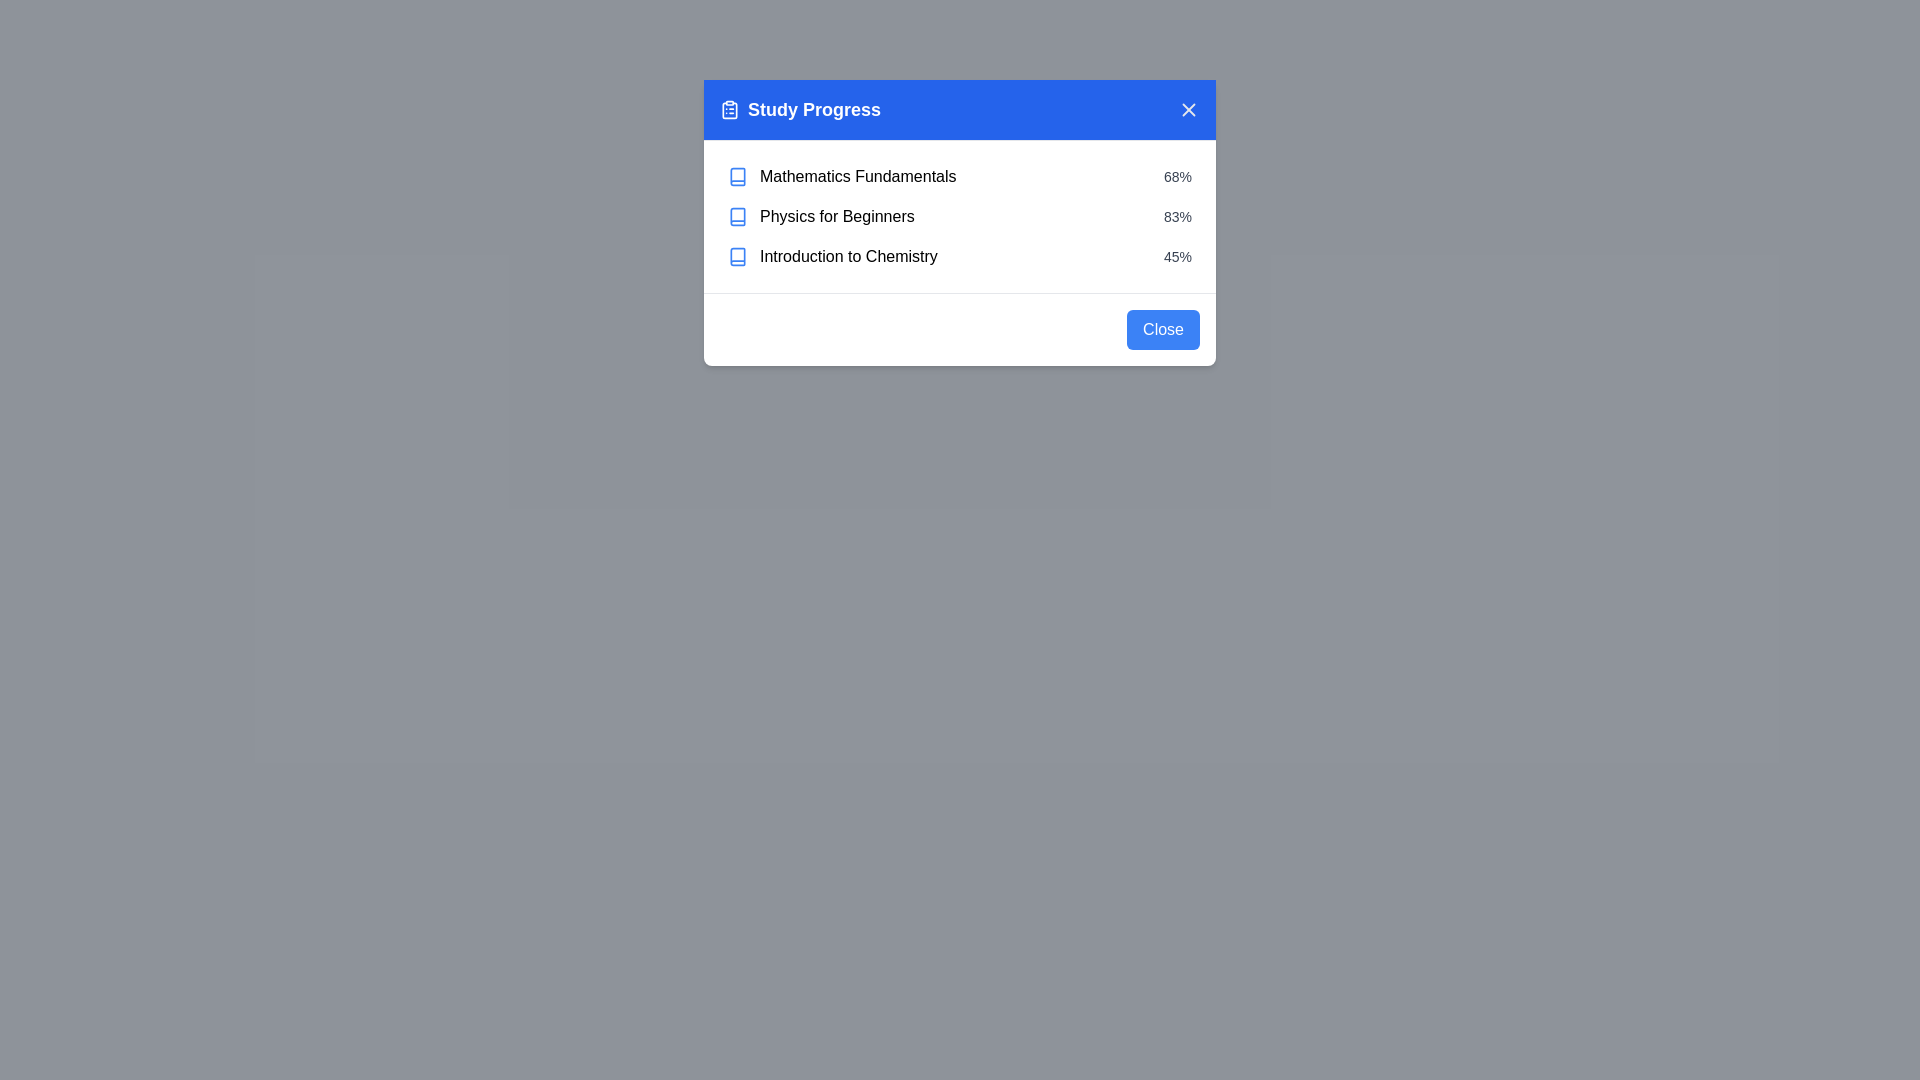 The width and height of the screenshot is (1920, 1080). What do you see at coordinates (737, 256) in the screenshot?
I see `the icon representing 'Introduction to Chemistry' in the study progress list` at bounding box center [737, 256].